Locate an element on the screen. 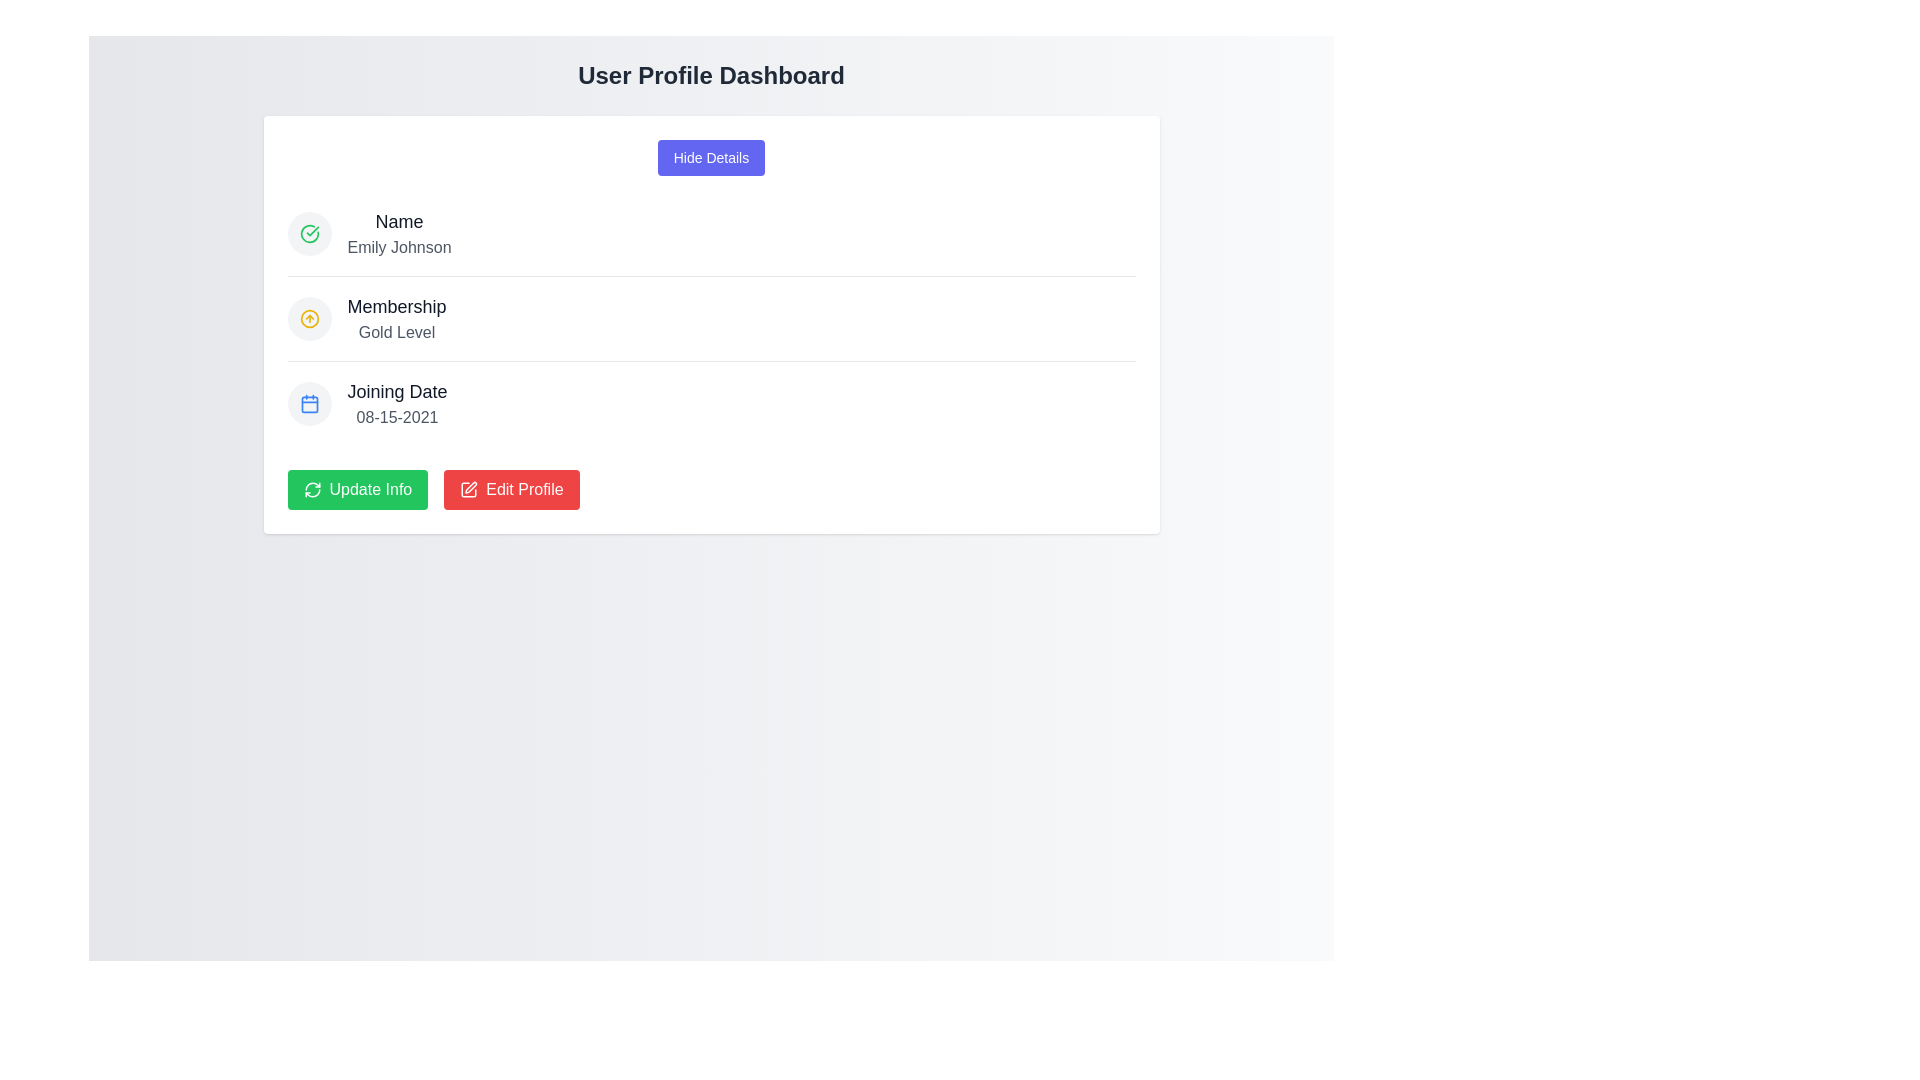 The width and height of the screenshot is (1920, 1080). the decorative icon inside the green 'Update Info' button located at the bottom-left corner of the information card is located at coordinates (311, 489).